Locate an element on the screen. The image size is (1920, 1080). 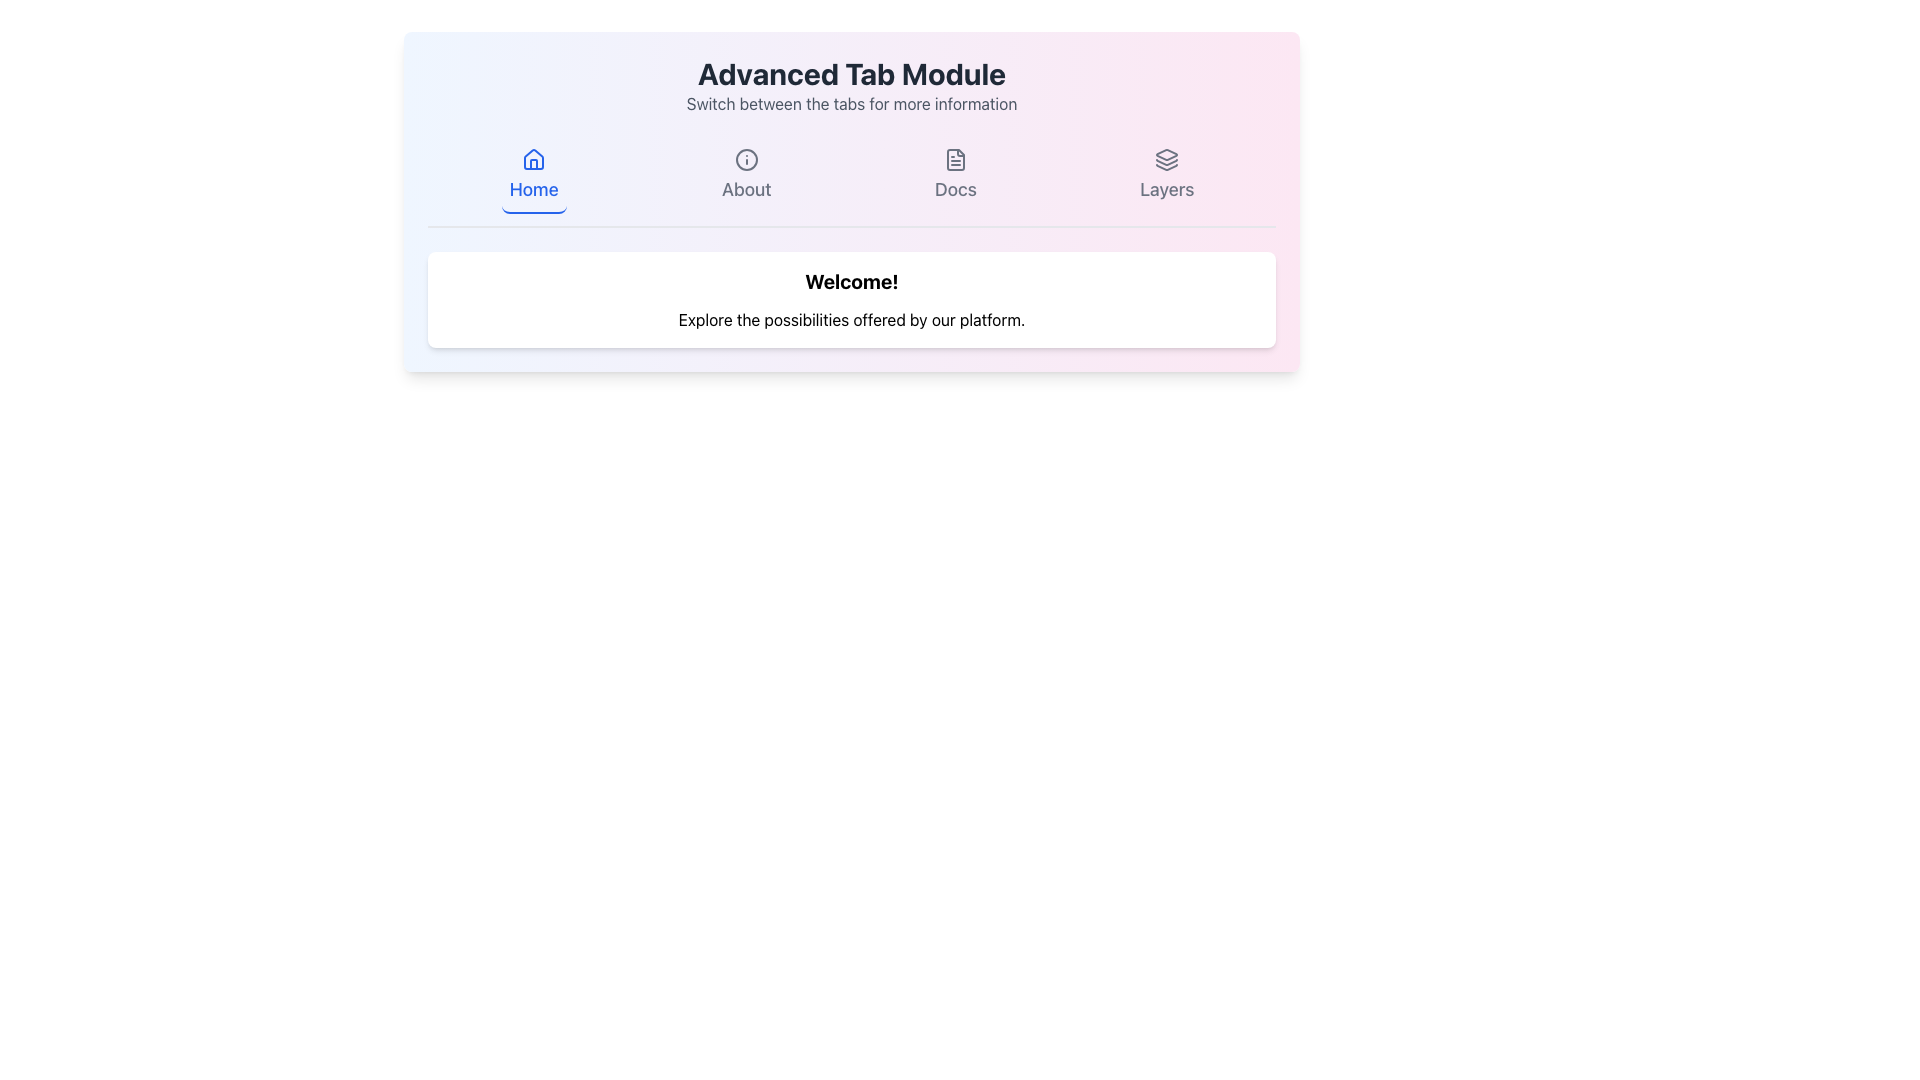
the circular icon component representing the 'About' tab, which is centrally positioned within the header section is located at coordinates (745, 158).